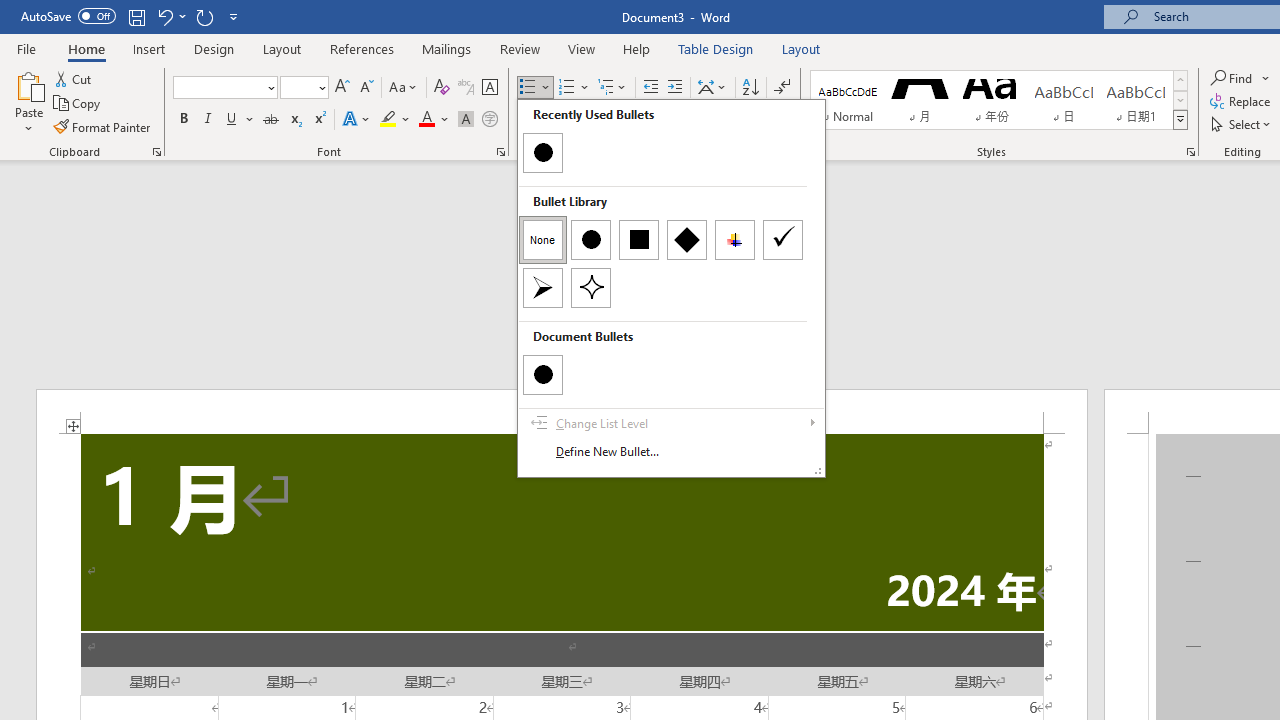  I want to click on 'Underline', so click(240, 119).